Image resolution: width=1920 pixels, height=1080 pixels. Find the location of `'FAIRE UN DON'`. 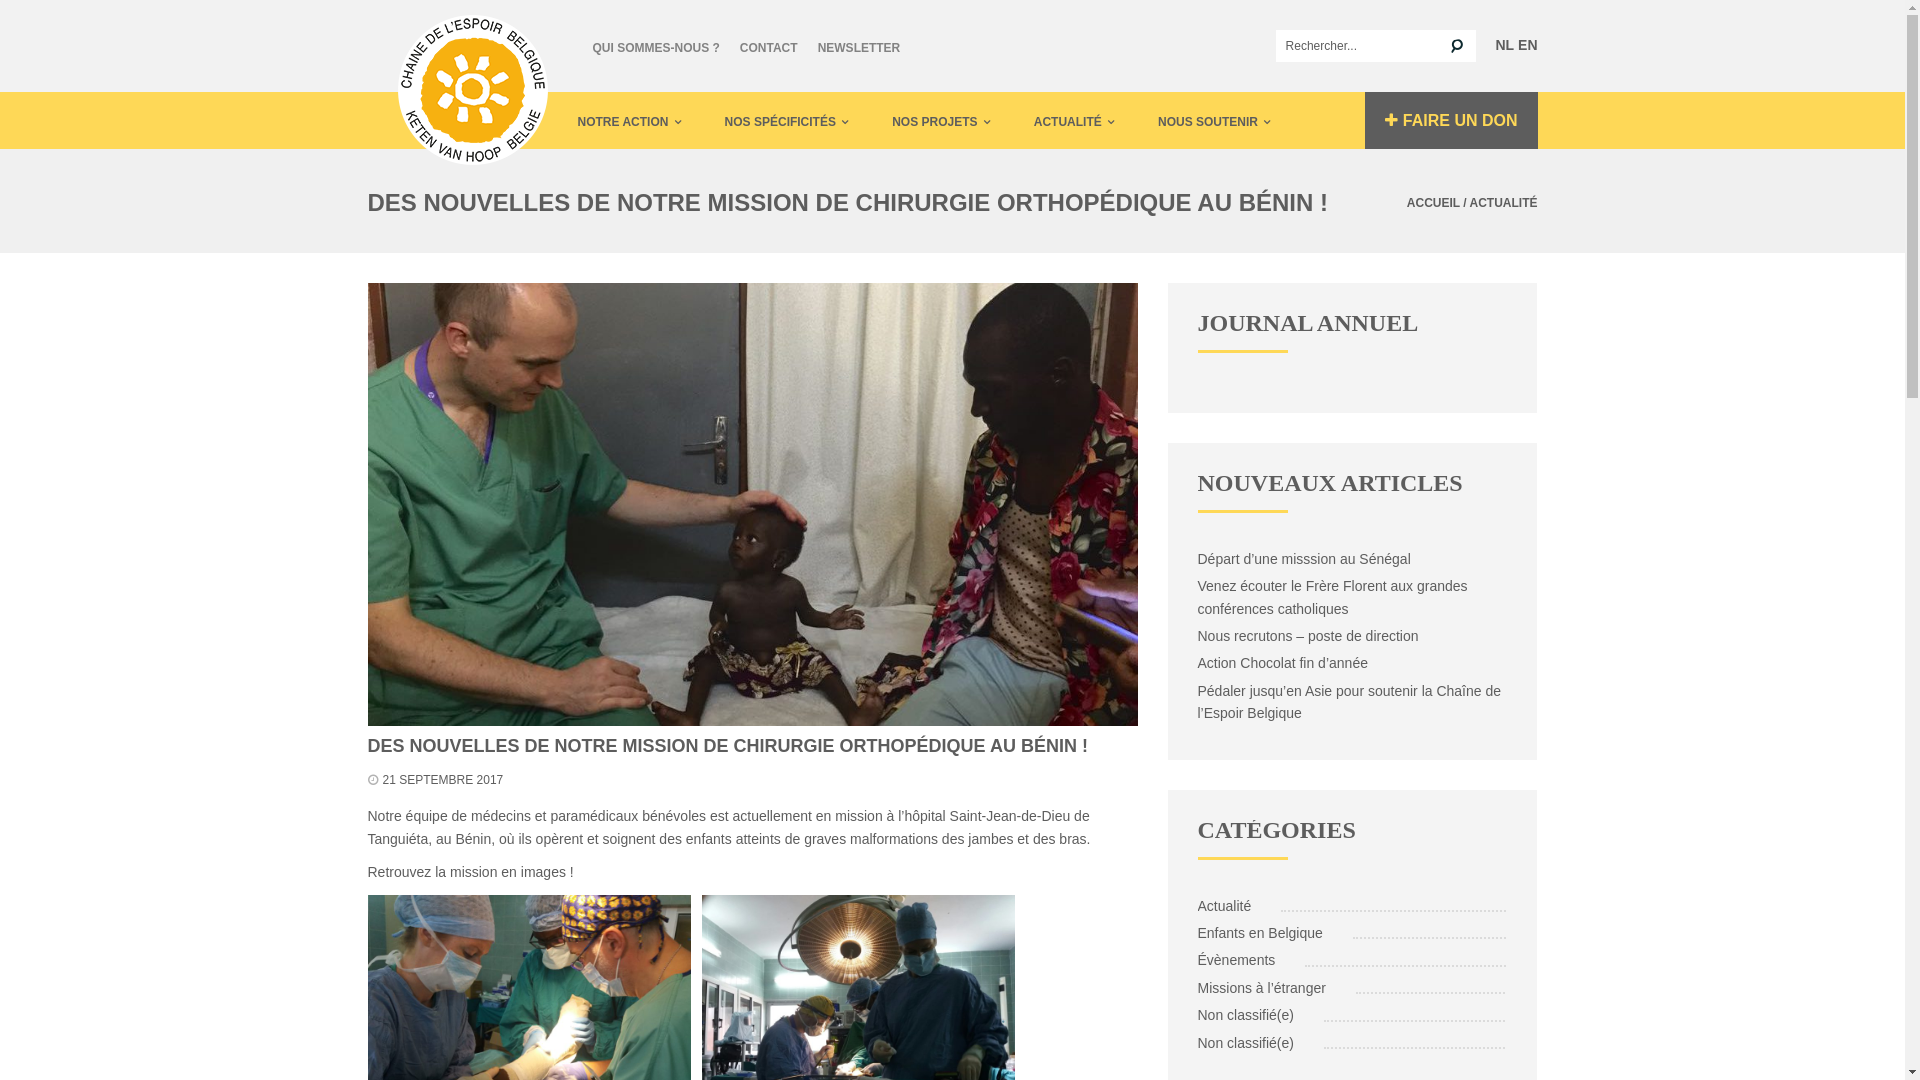

'FAIRE UN DON' is located at coordinates (1363, 120).